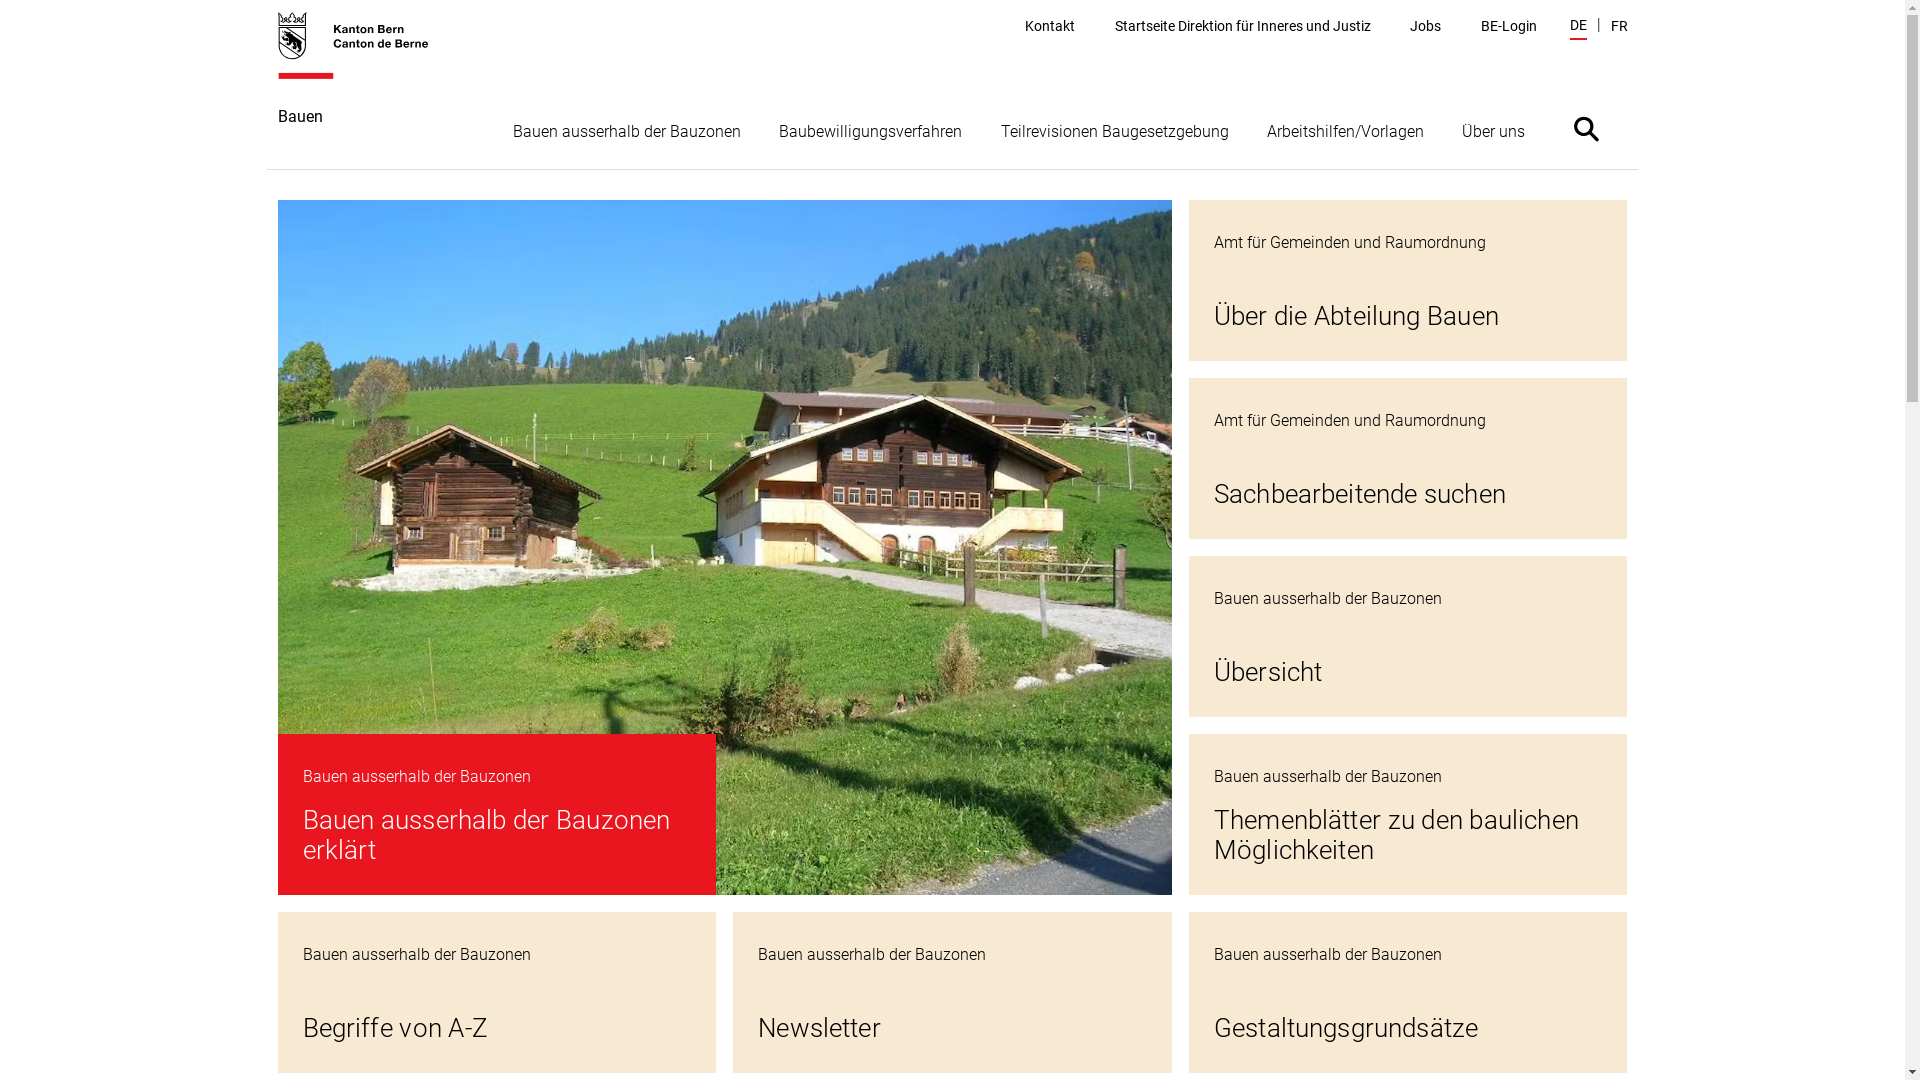 This screenshot has width=1920, height=1080. What do you see at coordinates (1049, 26) in the screenshot?
I see `'Kontakt'` at bounding box center [1049, 26].